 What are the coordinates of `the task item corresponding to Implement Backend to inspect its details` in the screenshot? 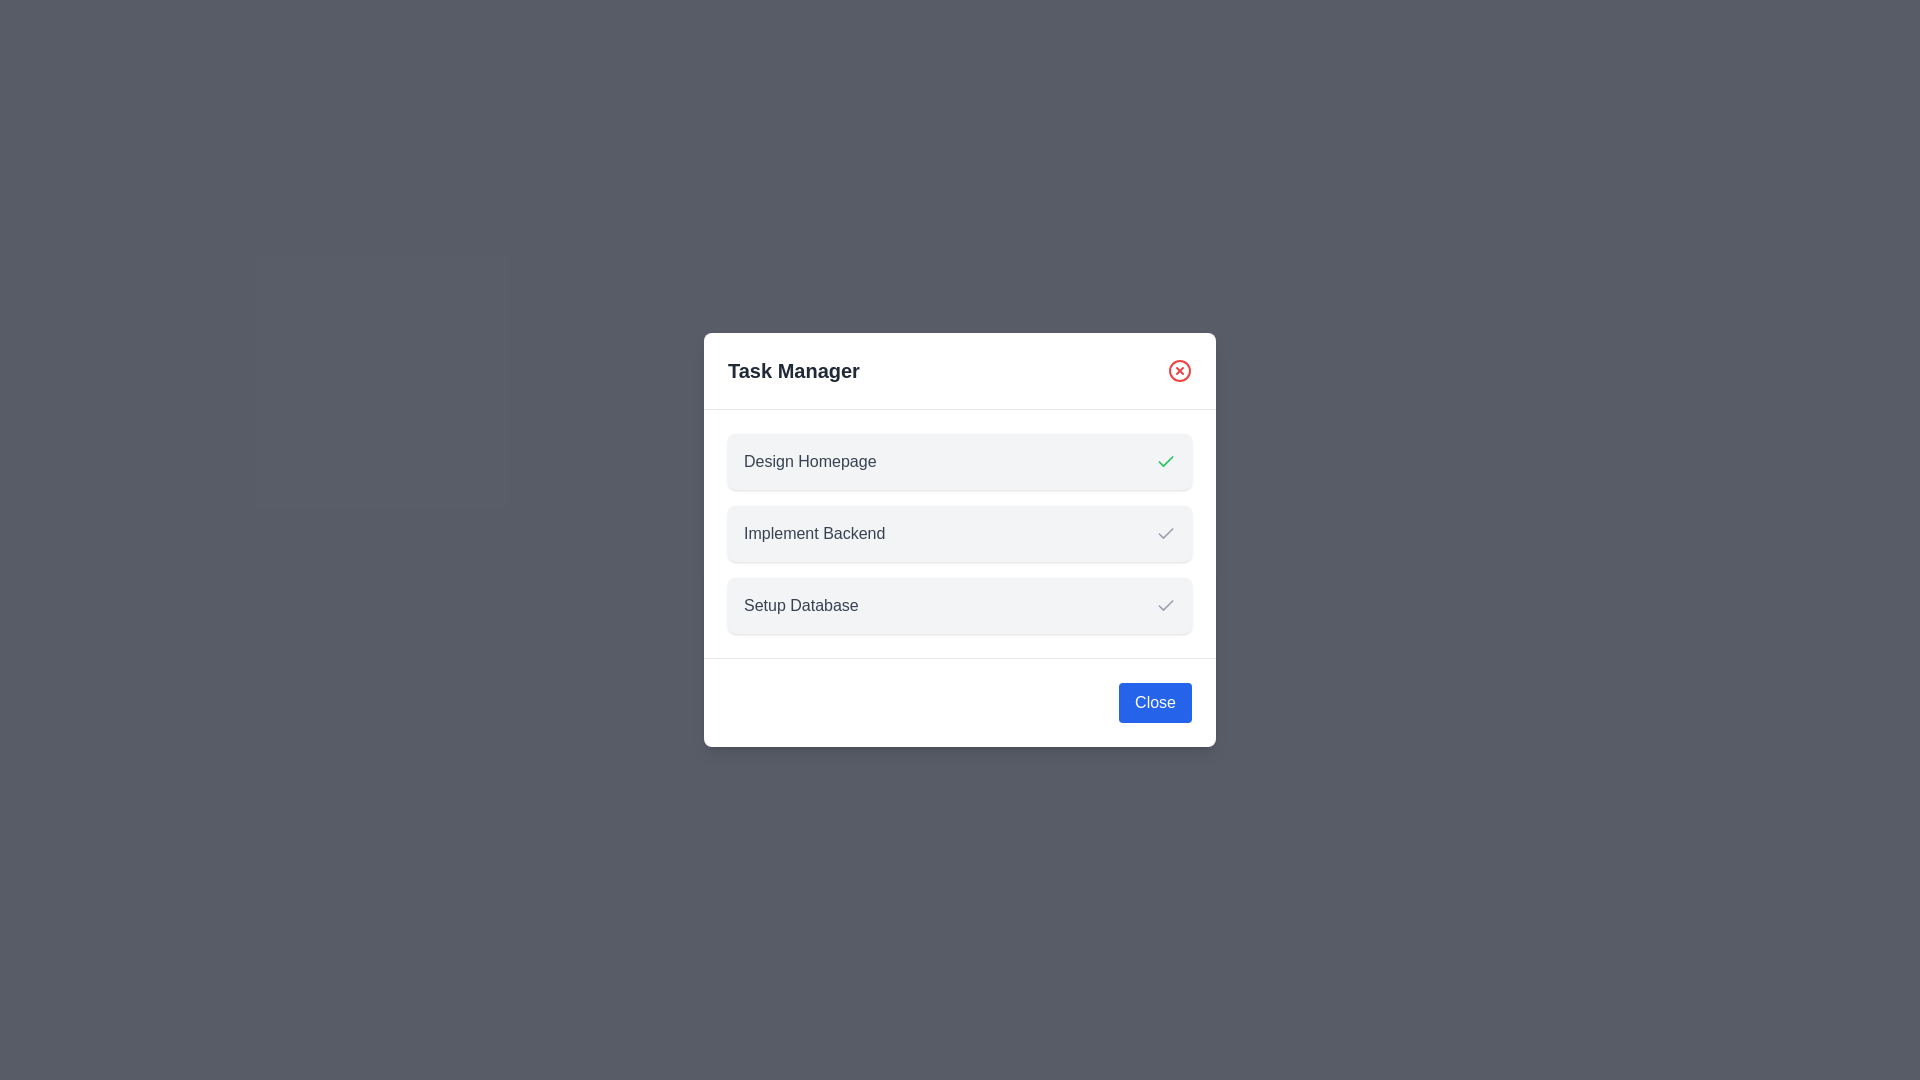 It's located at (960, 532).